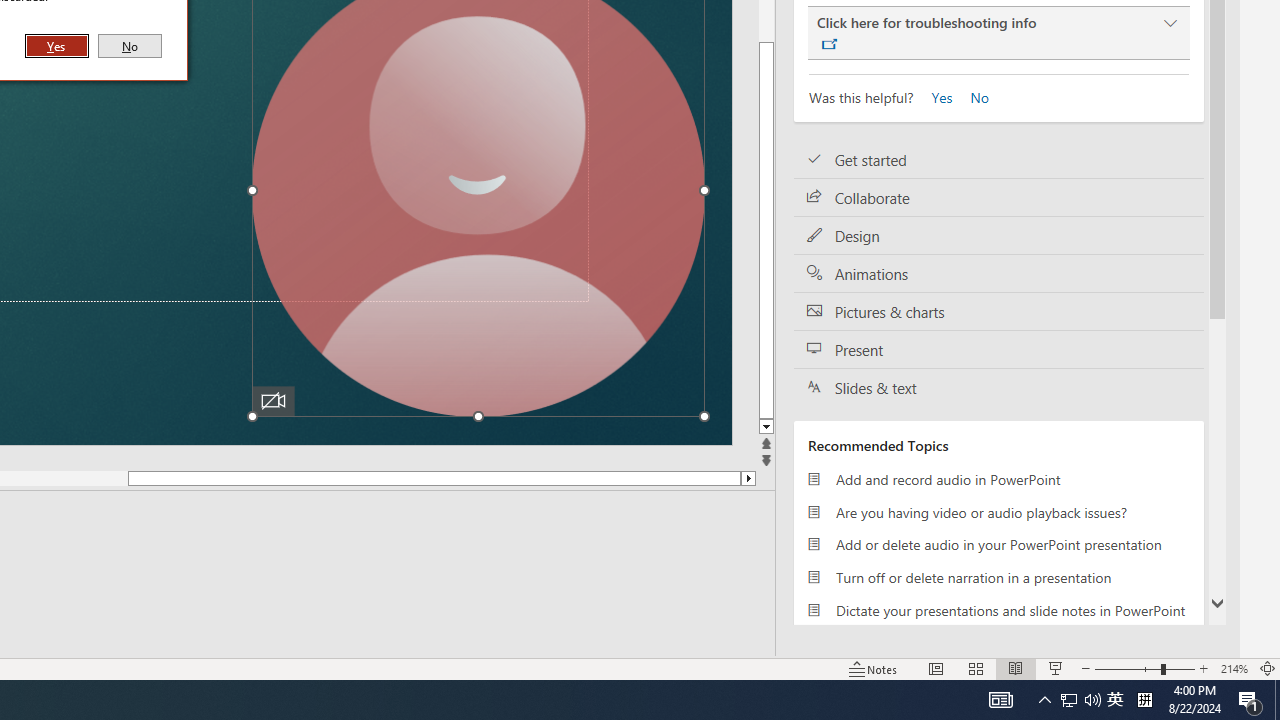 The height and width of the screenshot is (720, 1280). What do you see at coordinates (999, 609) in the screenshot?
I see `'Dictate your presentations and slide notes in PowerPoint'` at bounding box center [999, 609].